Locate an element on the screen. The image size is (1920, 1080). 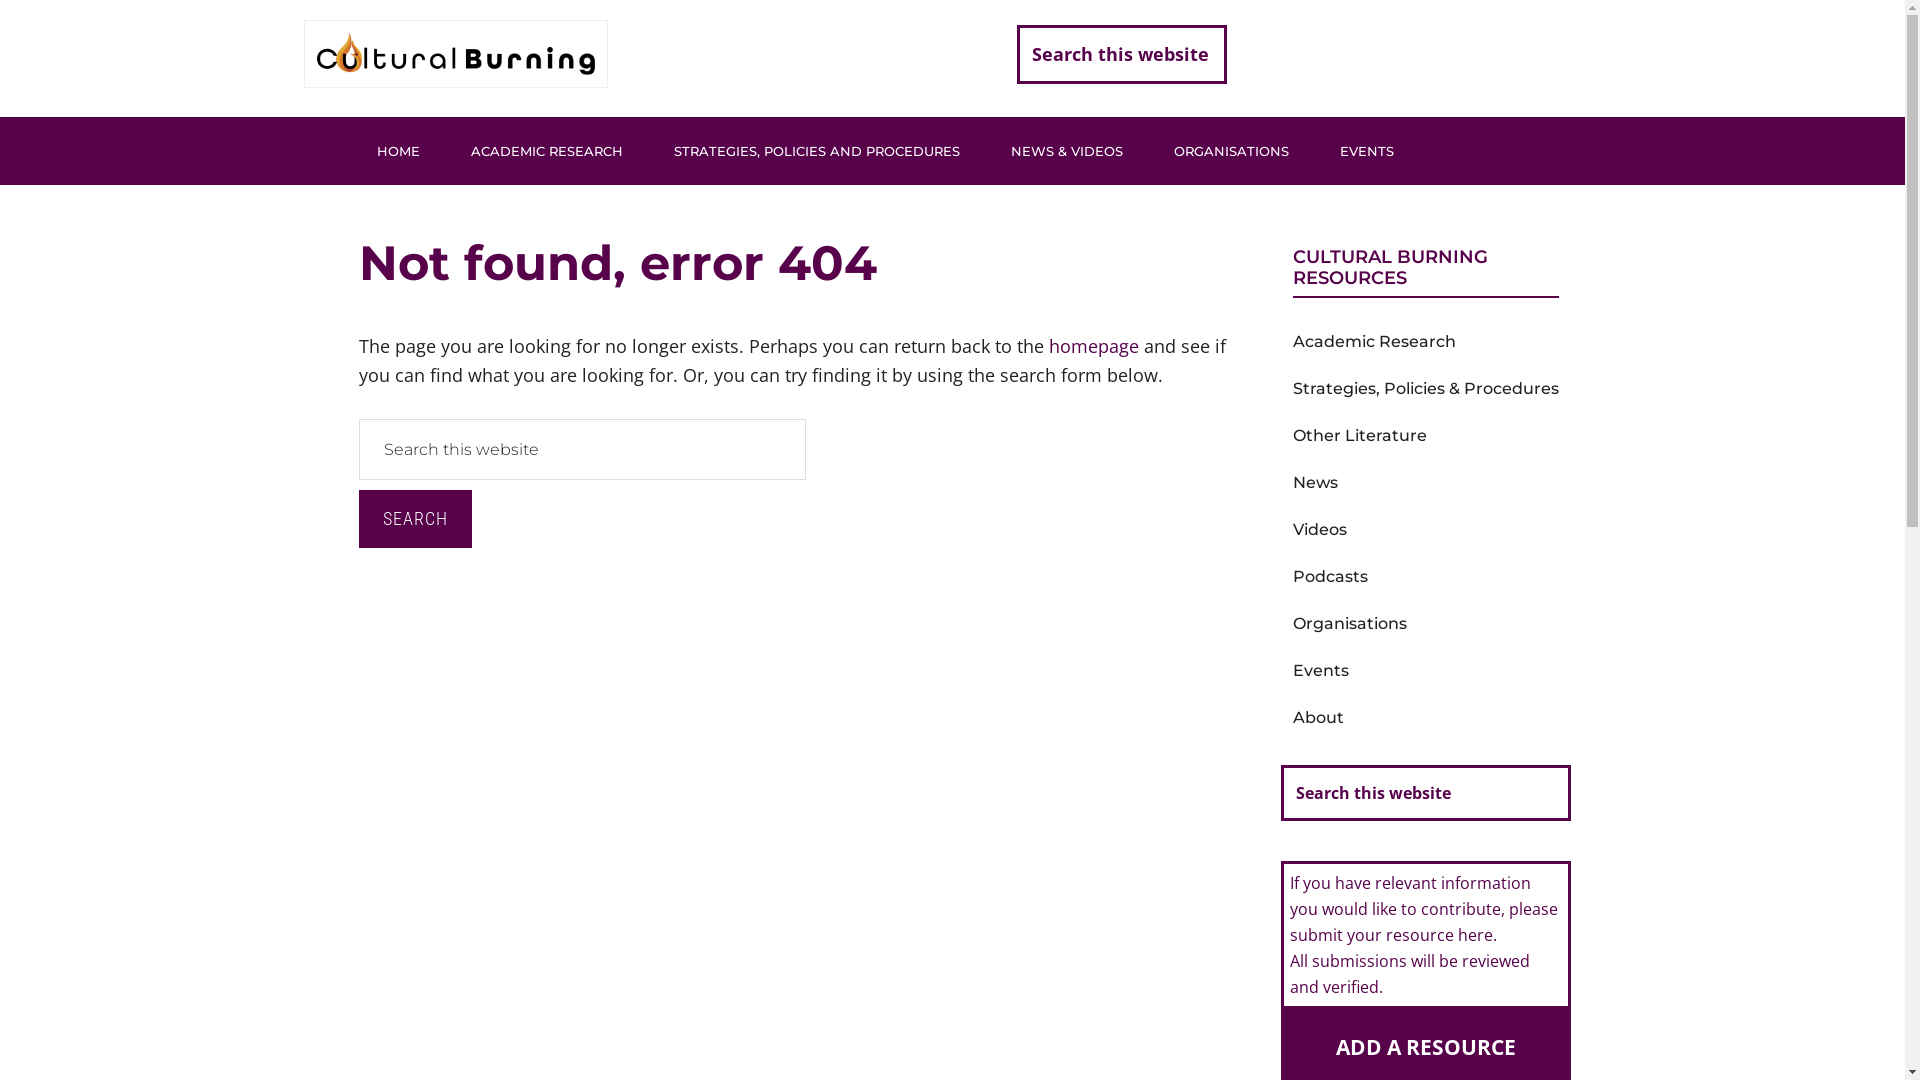
'Search this website' is located at coordinates (1424, 792).